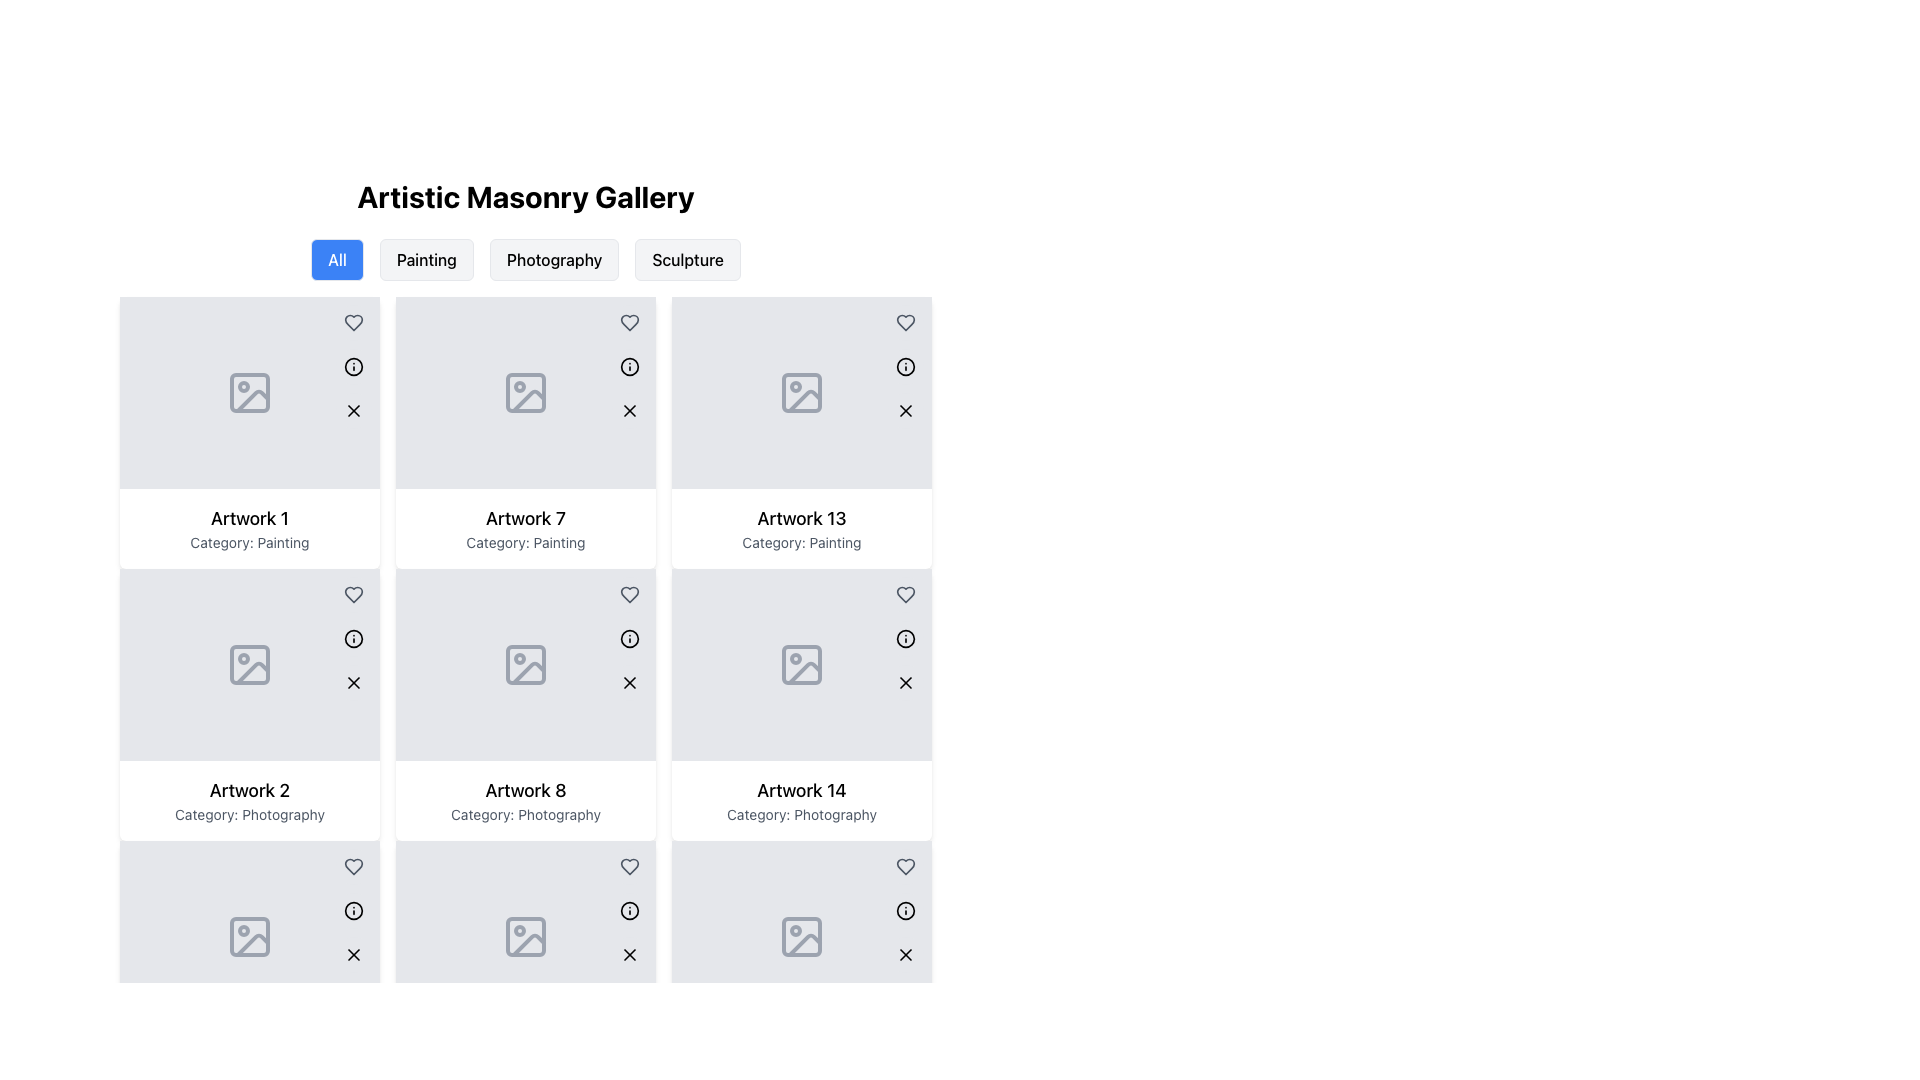 This screenshot has height=1080, width=1920. What do you see at coordinates (526, 664) in the screenshot?
I see `the image placeholder for 'Artwork 8: Category Photography'` at bounding box center [526, 664].